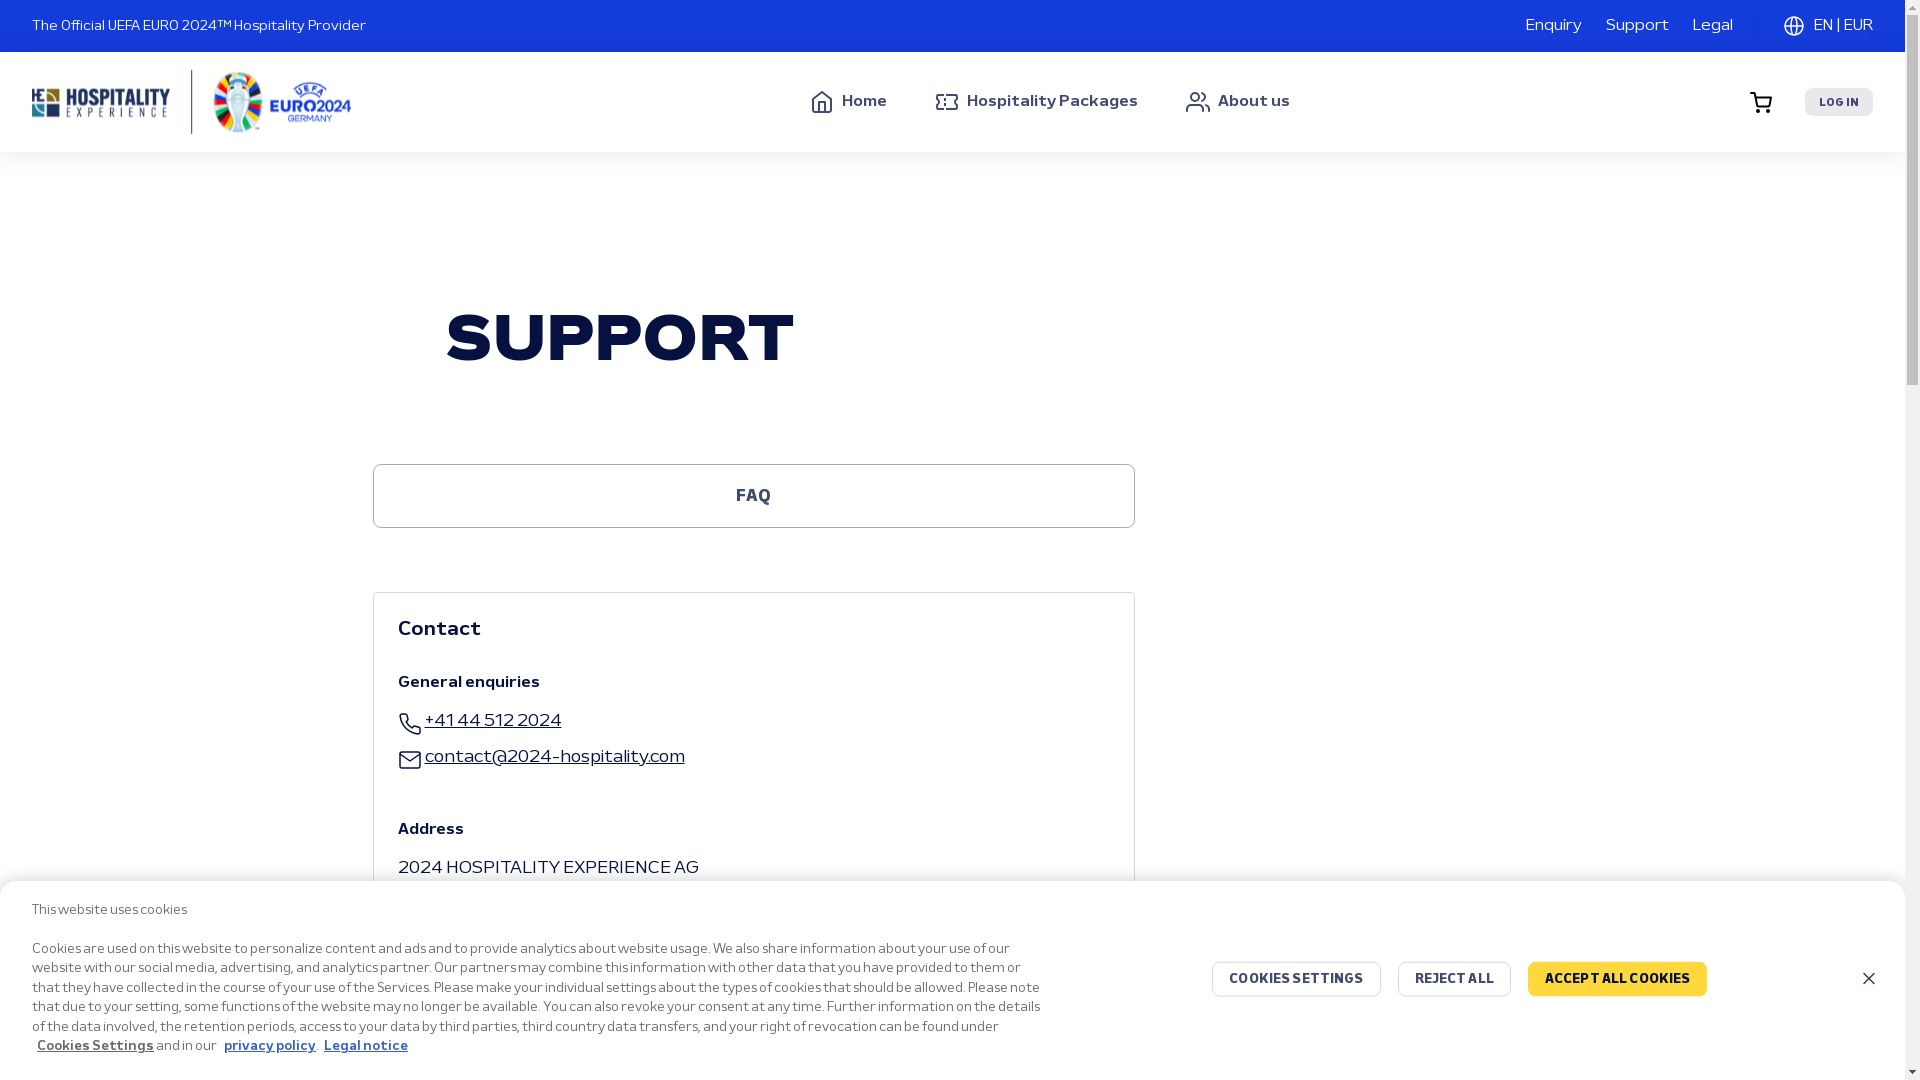 The image size is (1920, 1080). I want to click on 'Hospitality Packages', so click(934, 101).